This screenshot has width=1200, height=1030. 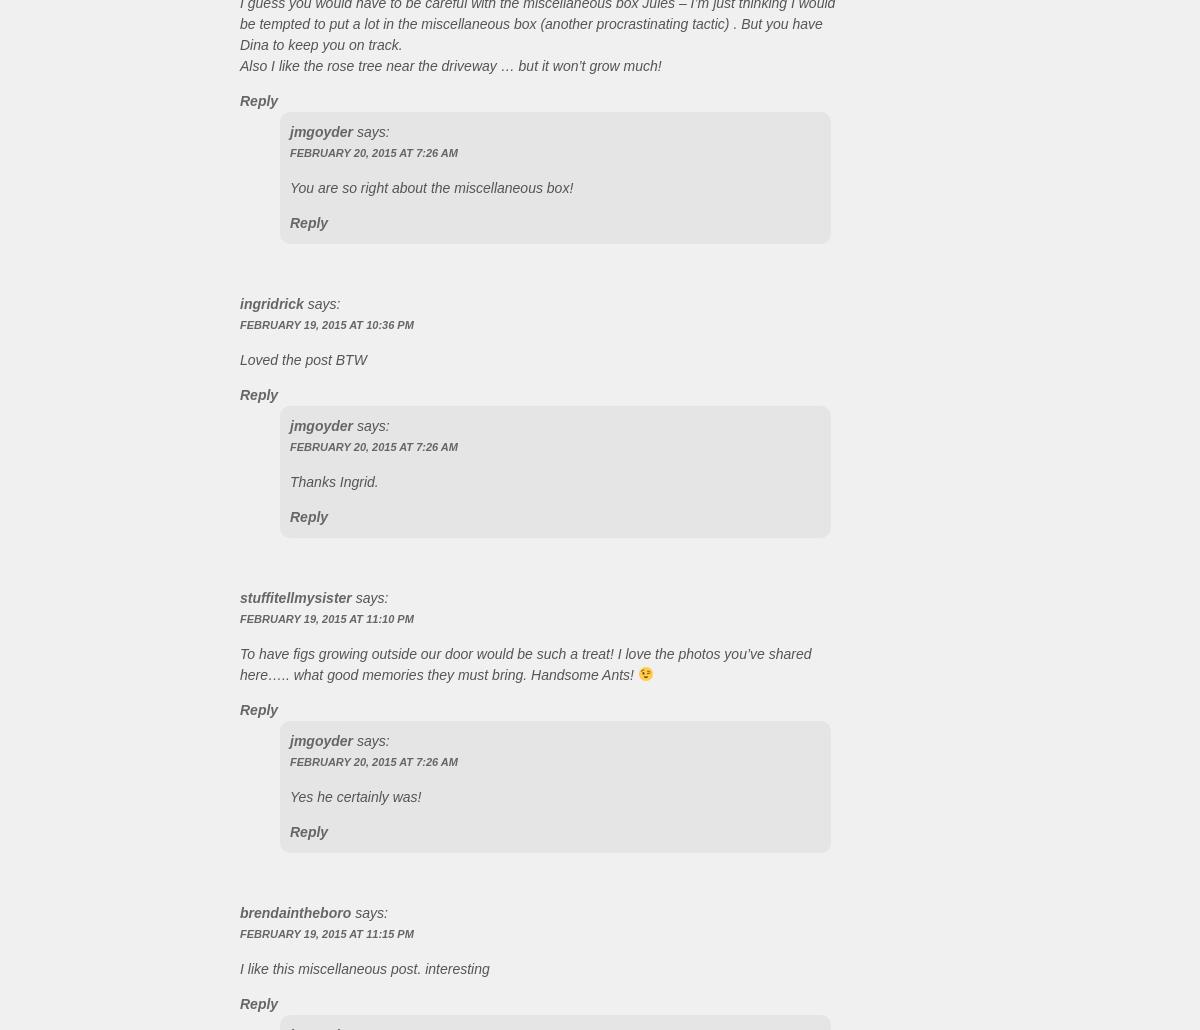 What do you see at coordinates (524, 662) in the screenshot?
I see `'To have figs growing outside our door would be such a treat!  I love the photos you’ve shared here….. what good memories they must bring.  Handsome Ants!'` at bounding box center [524, 662].